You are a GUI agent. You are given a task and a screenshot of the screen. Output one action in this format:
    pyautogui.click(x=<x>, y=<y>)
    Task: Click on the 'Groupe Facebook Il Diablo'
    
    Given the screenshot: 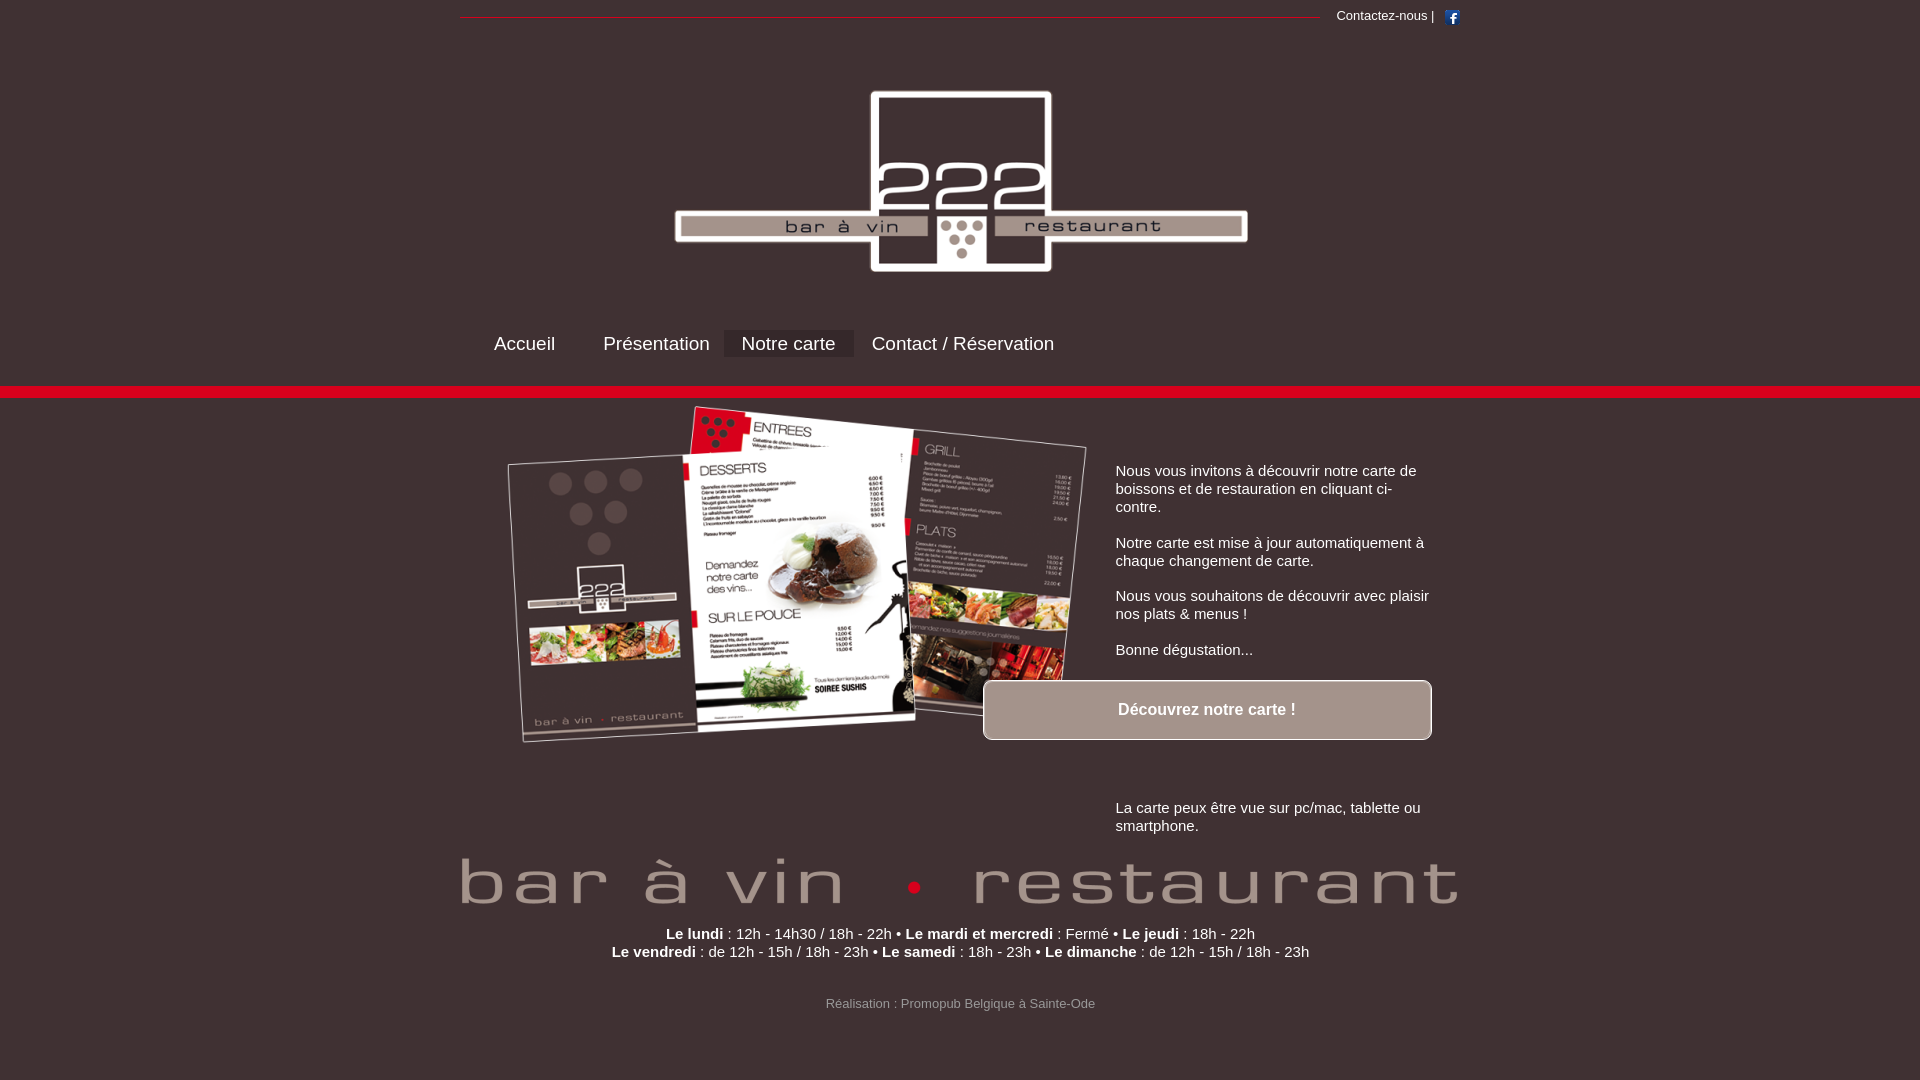 What is the action you would take?
    pyautogui.click(x=1451, y=17)
    